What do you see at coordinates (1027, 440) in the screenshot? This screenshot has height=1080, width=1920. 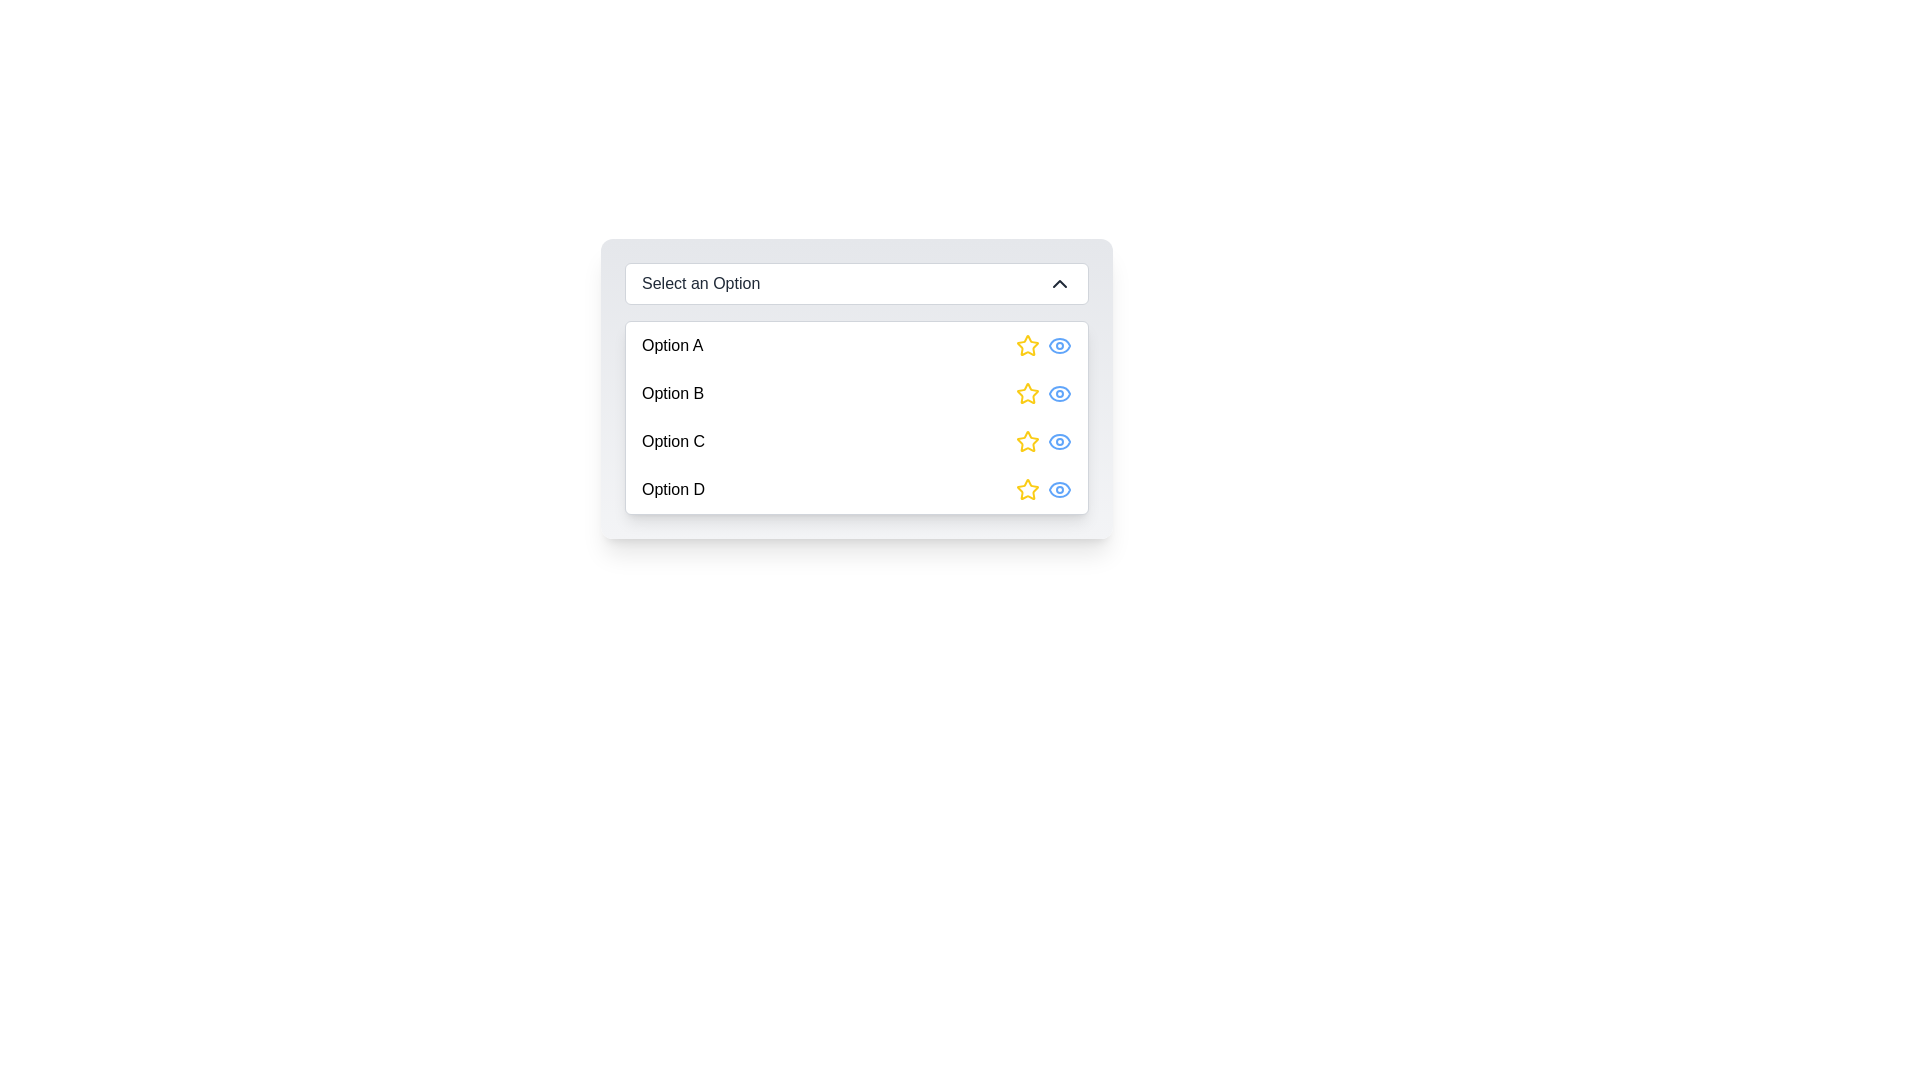 I see `the favorite icon button located to the right of the text in the 'Option C' row of the dropdown menu` at bounding box center [1027, 440].